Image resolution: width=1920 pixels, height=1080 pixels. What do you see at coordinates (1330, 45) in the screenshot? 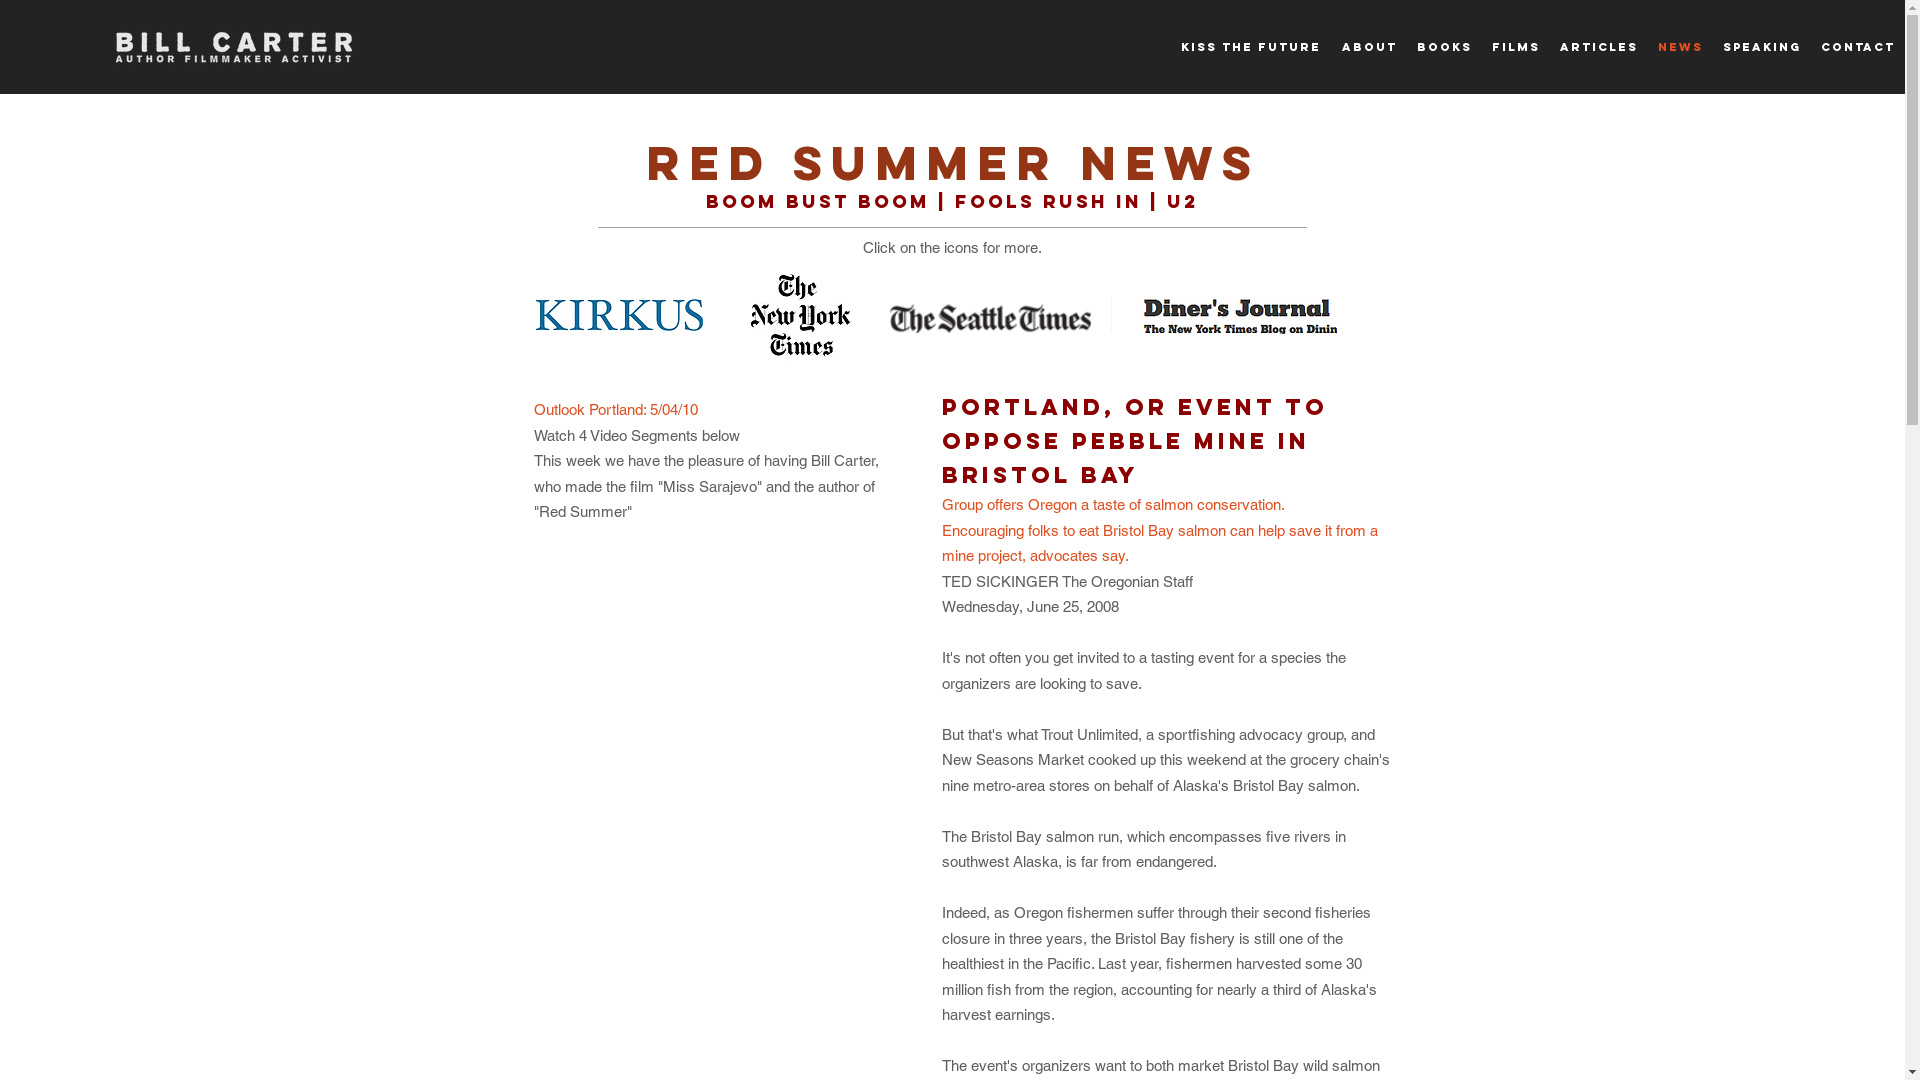
I see `'ABOUT'` at bounding box center [1330, 45].